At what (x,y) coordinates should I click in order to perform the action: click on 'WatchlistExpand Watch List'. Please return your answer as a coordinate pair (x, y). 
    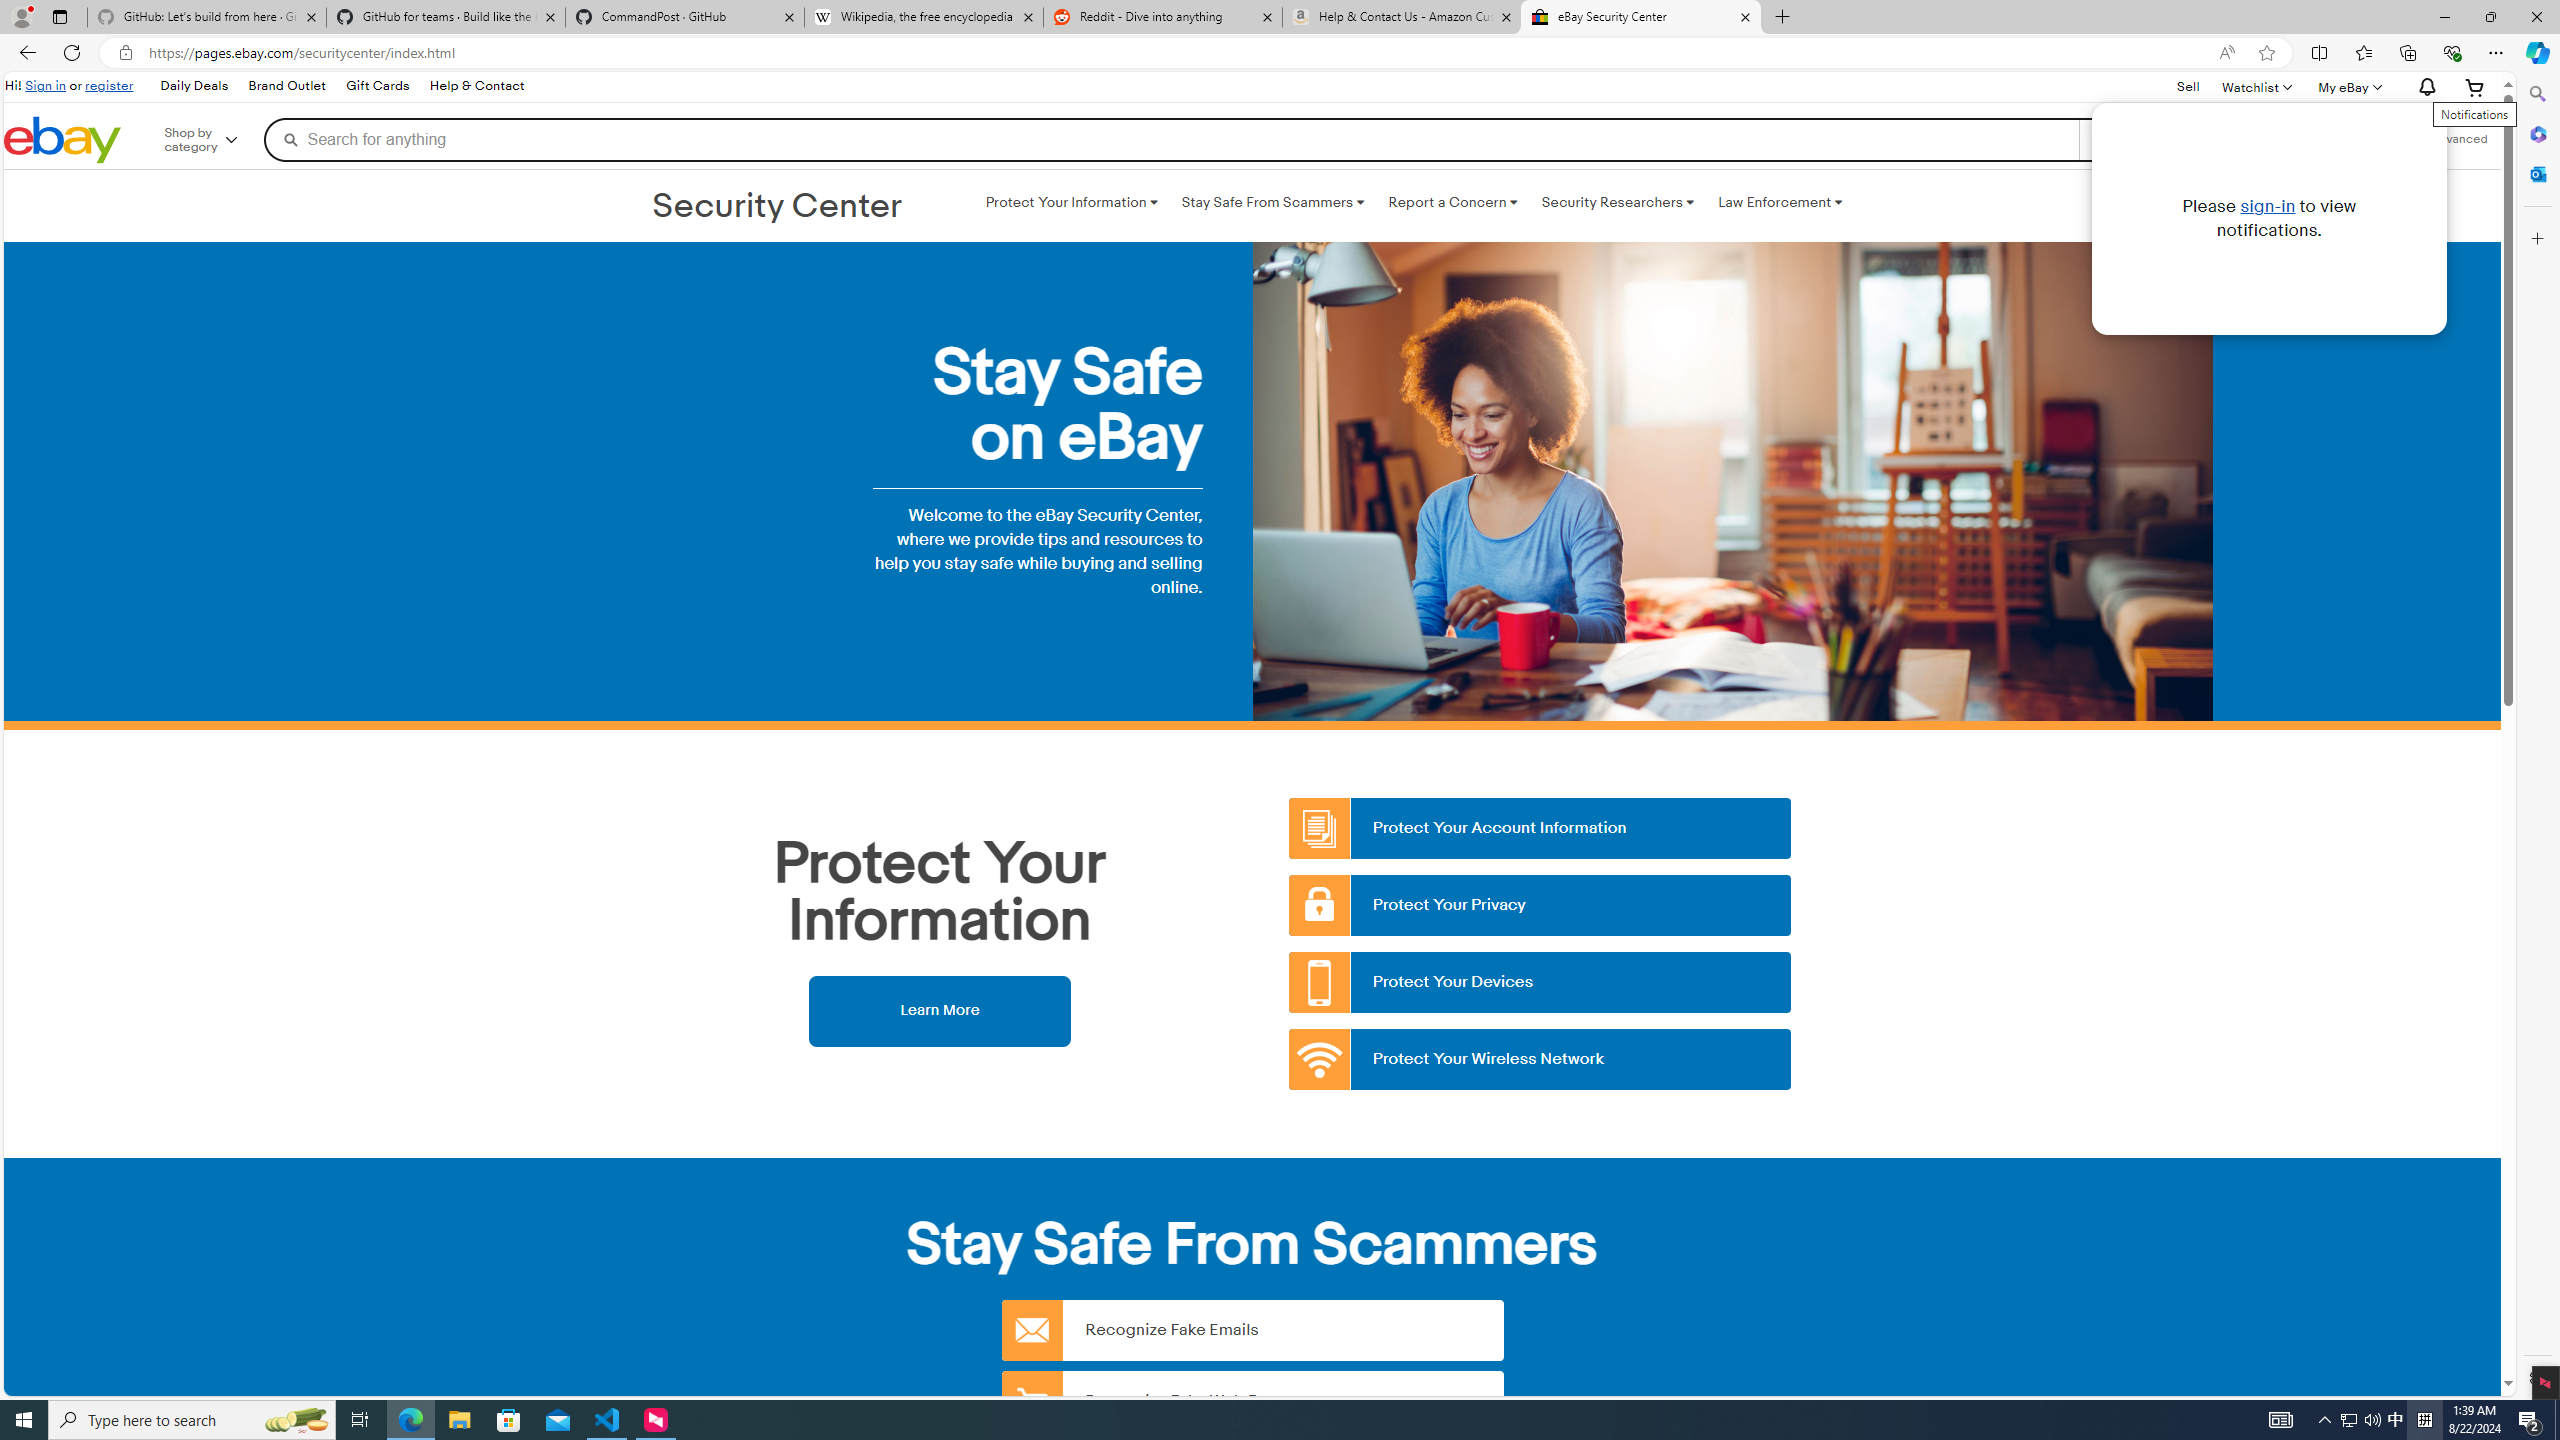
    Looking at the image, I should click on (2255, 87).